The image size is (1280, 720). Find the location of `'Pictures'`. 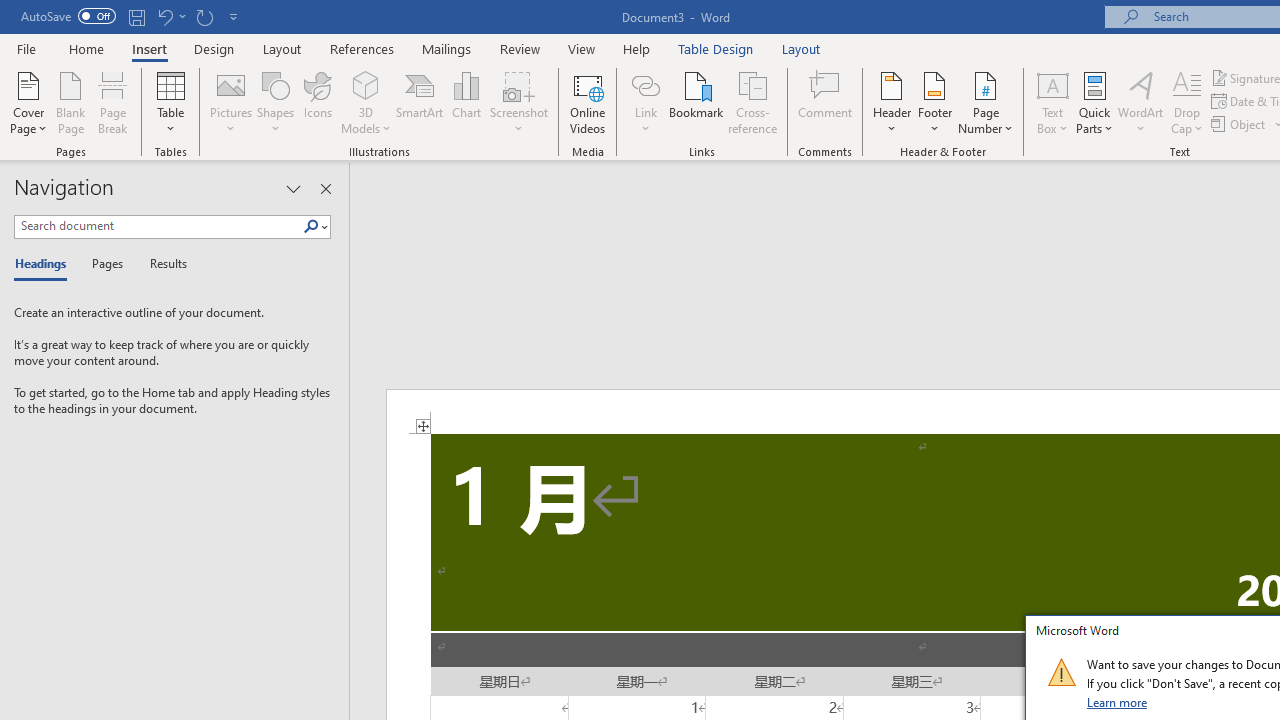

'Pictures' is located at coordinates (231, 103).